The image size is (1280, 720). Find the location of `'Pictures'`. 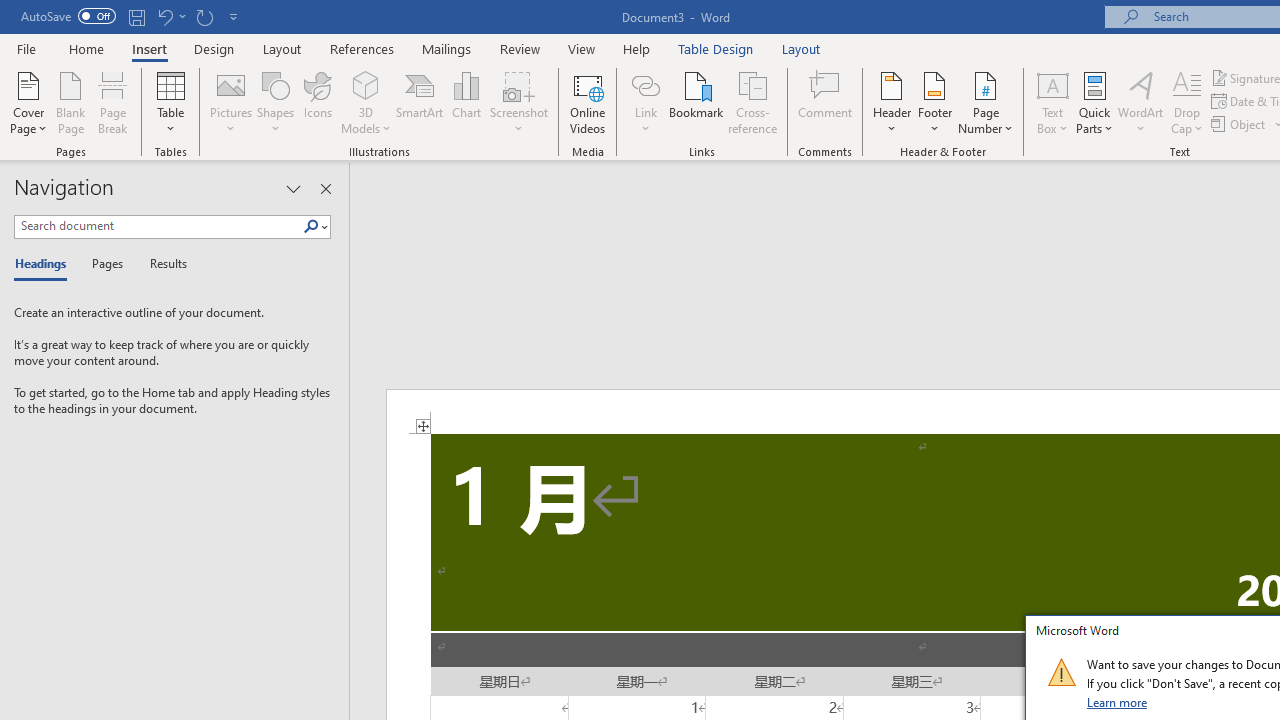

'Pictures' is located at coordinates (231, 103).